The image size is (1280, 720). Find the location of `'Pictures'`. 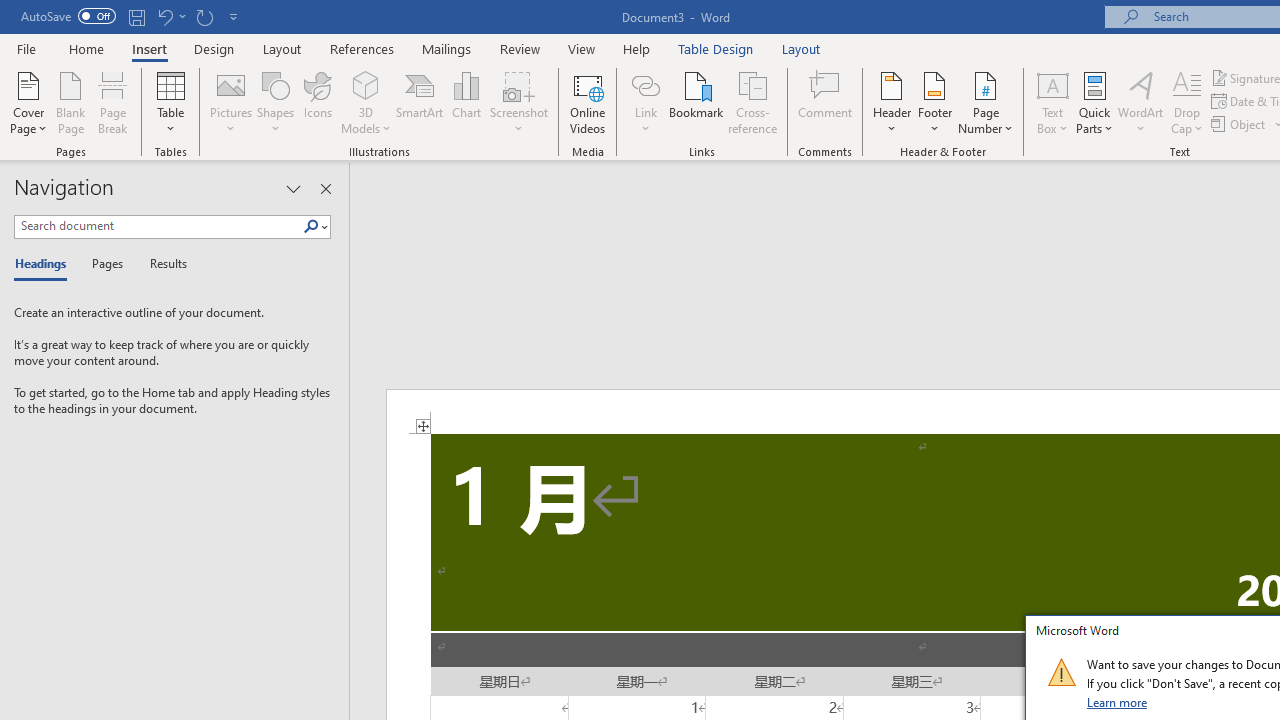

'Pictures' is located at coordinates (231, 103).